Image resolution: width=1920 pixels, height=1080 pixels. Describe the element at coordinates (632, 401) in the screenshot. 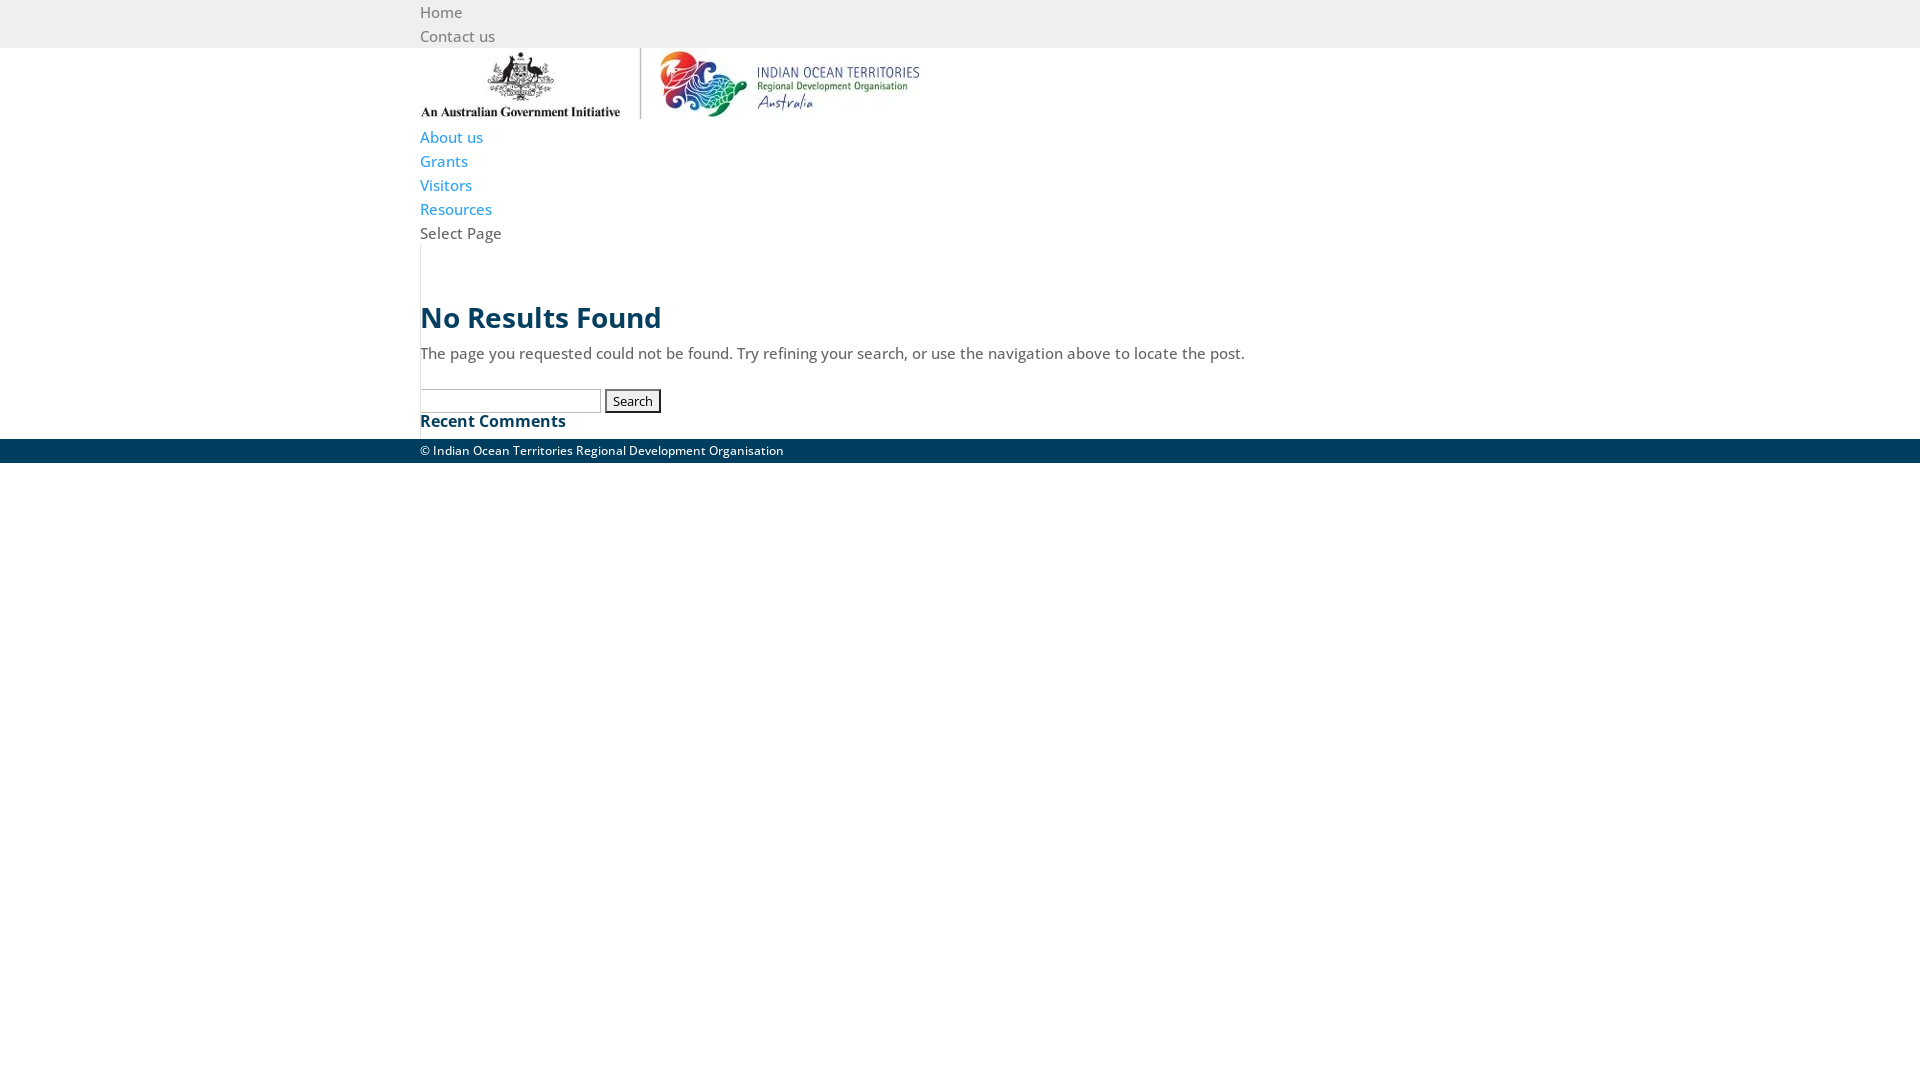

I see `'Search'` at that location.